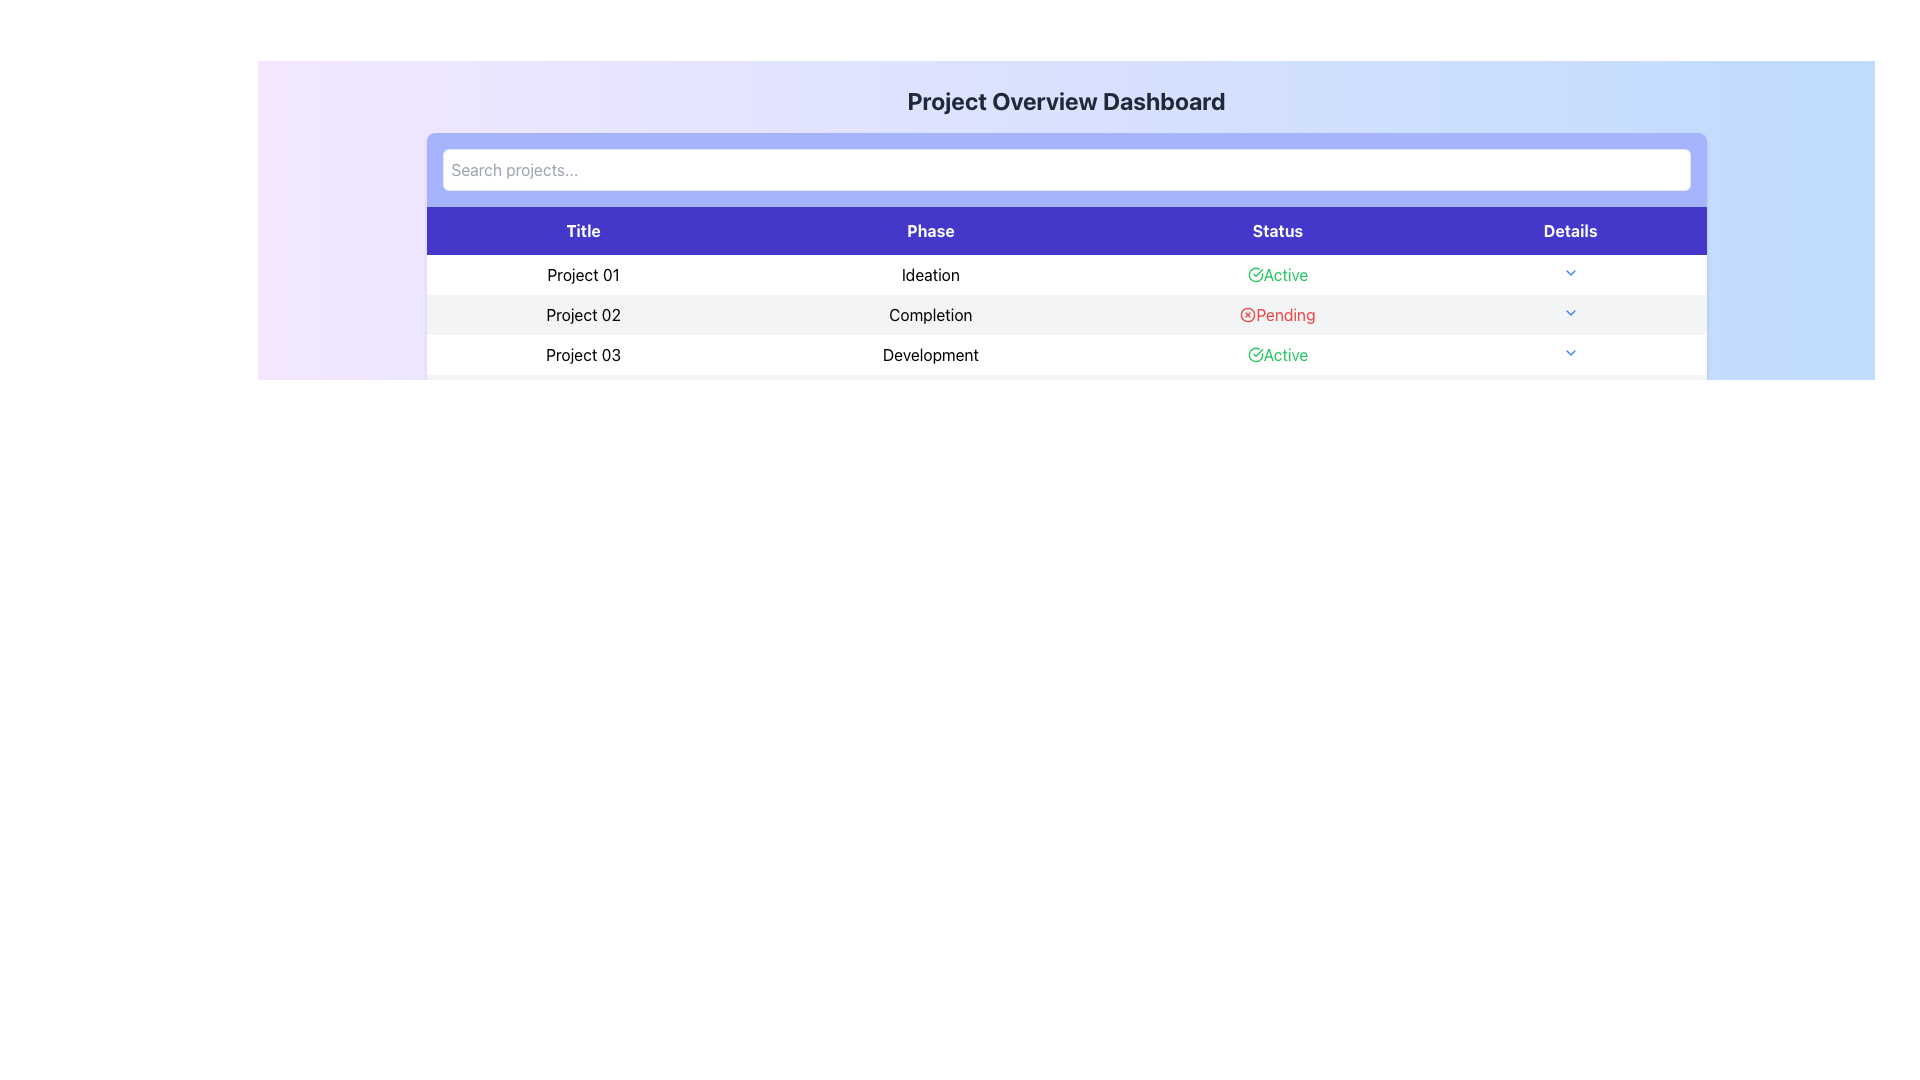  I want to click on the Status Indicator that shows the current project status as 'Active', located in the 'Ideation' row under the 'Status' column, so click(1276, 274).